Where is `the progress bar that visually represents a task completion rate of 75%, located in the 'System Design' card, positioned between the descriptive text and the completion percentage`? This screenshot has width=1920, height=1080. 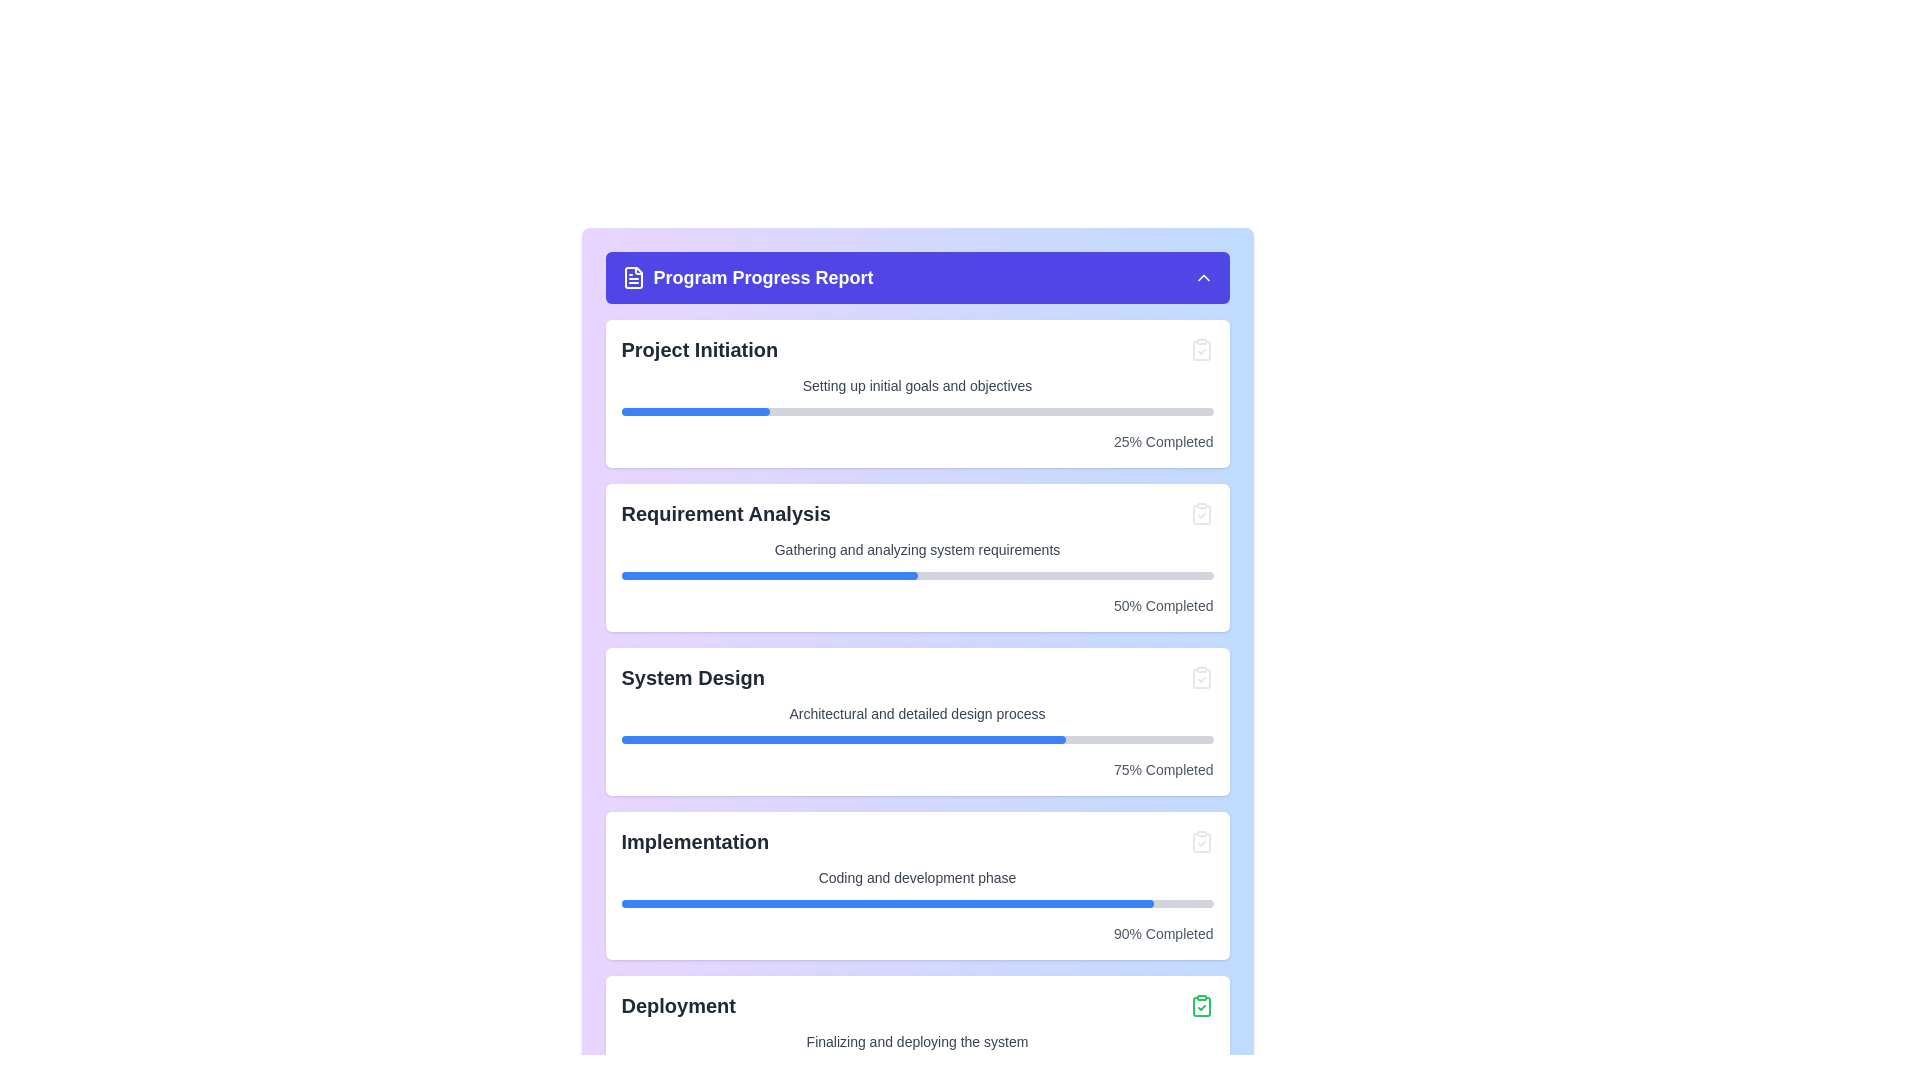 the progress bar that visually represents a task completion rate of 75%, located in the 'System Design' card, positioned between the descriptive text and the completion percentage is located at coordinates (916, 740).